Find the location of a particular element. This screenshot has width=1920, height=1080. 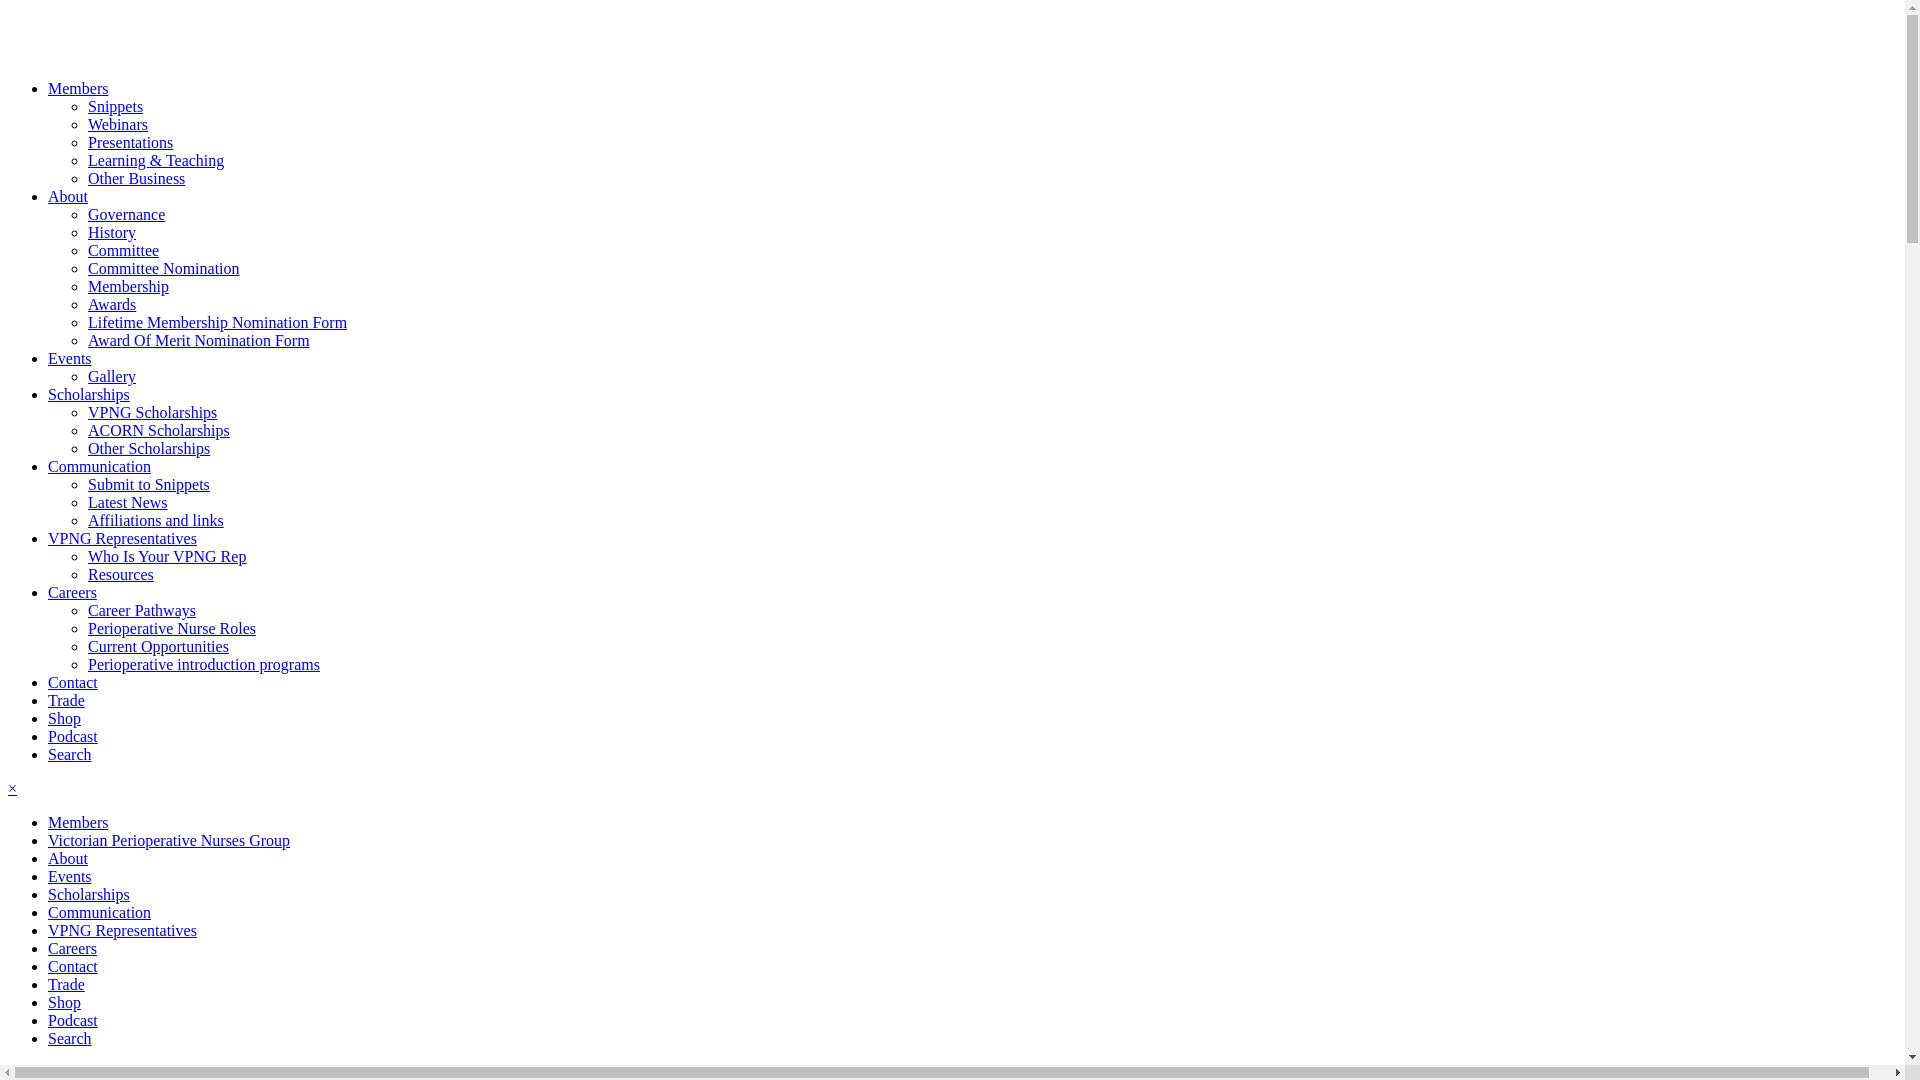

'Committee Nomination' is located at coordinates (163, 267).